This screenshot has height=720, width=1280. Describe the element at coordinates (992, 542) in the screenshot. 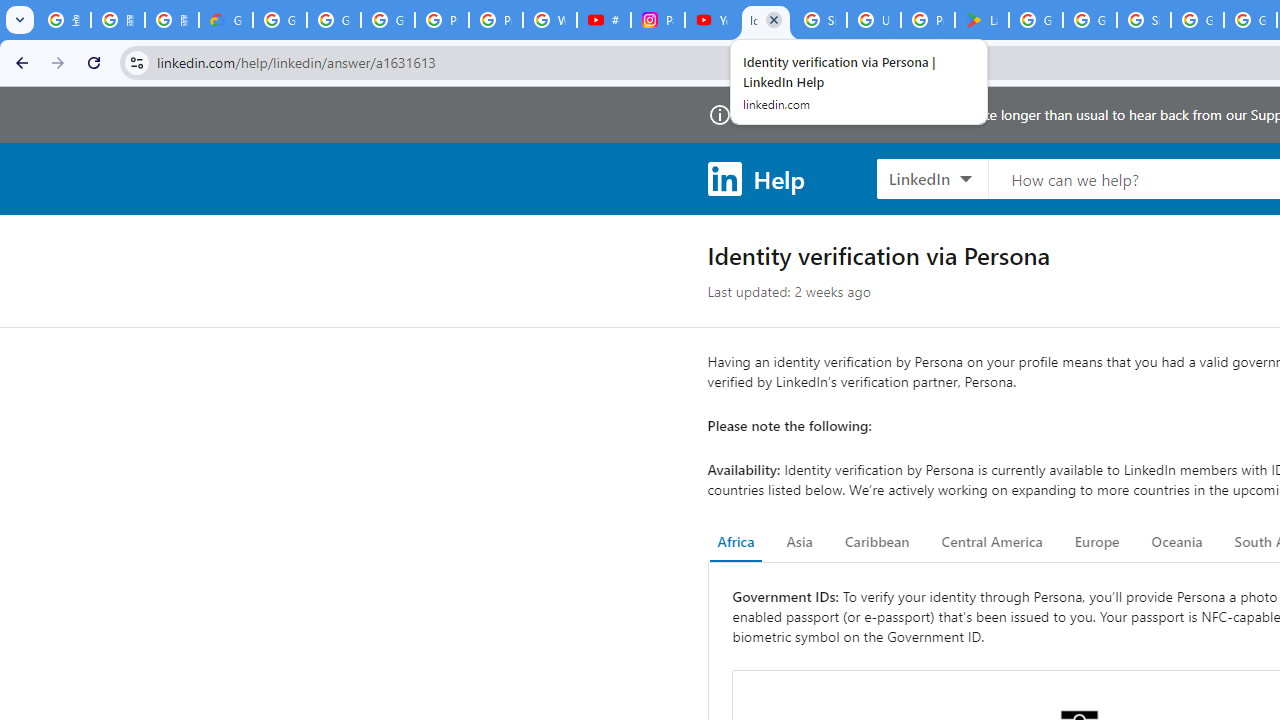

I see `'Central America'` at that location.